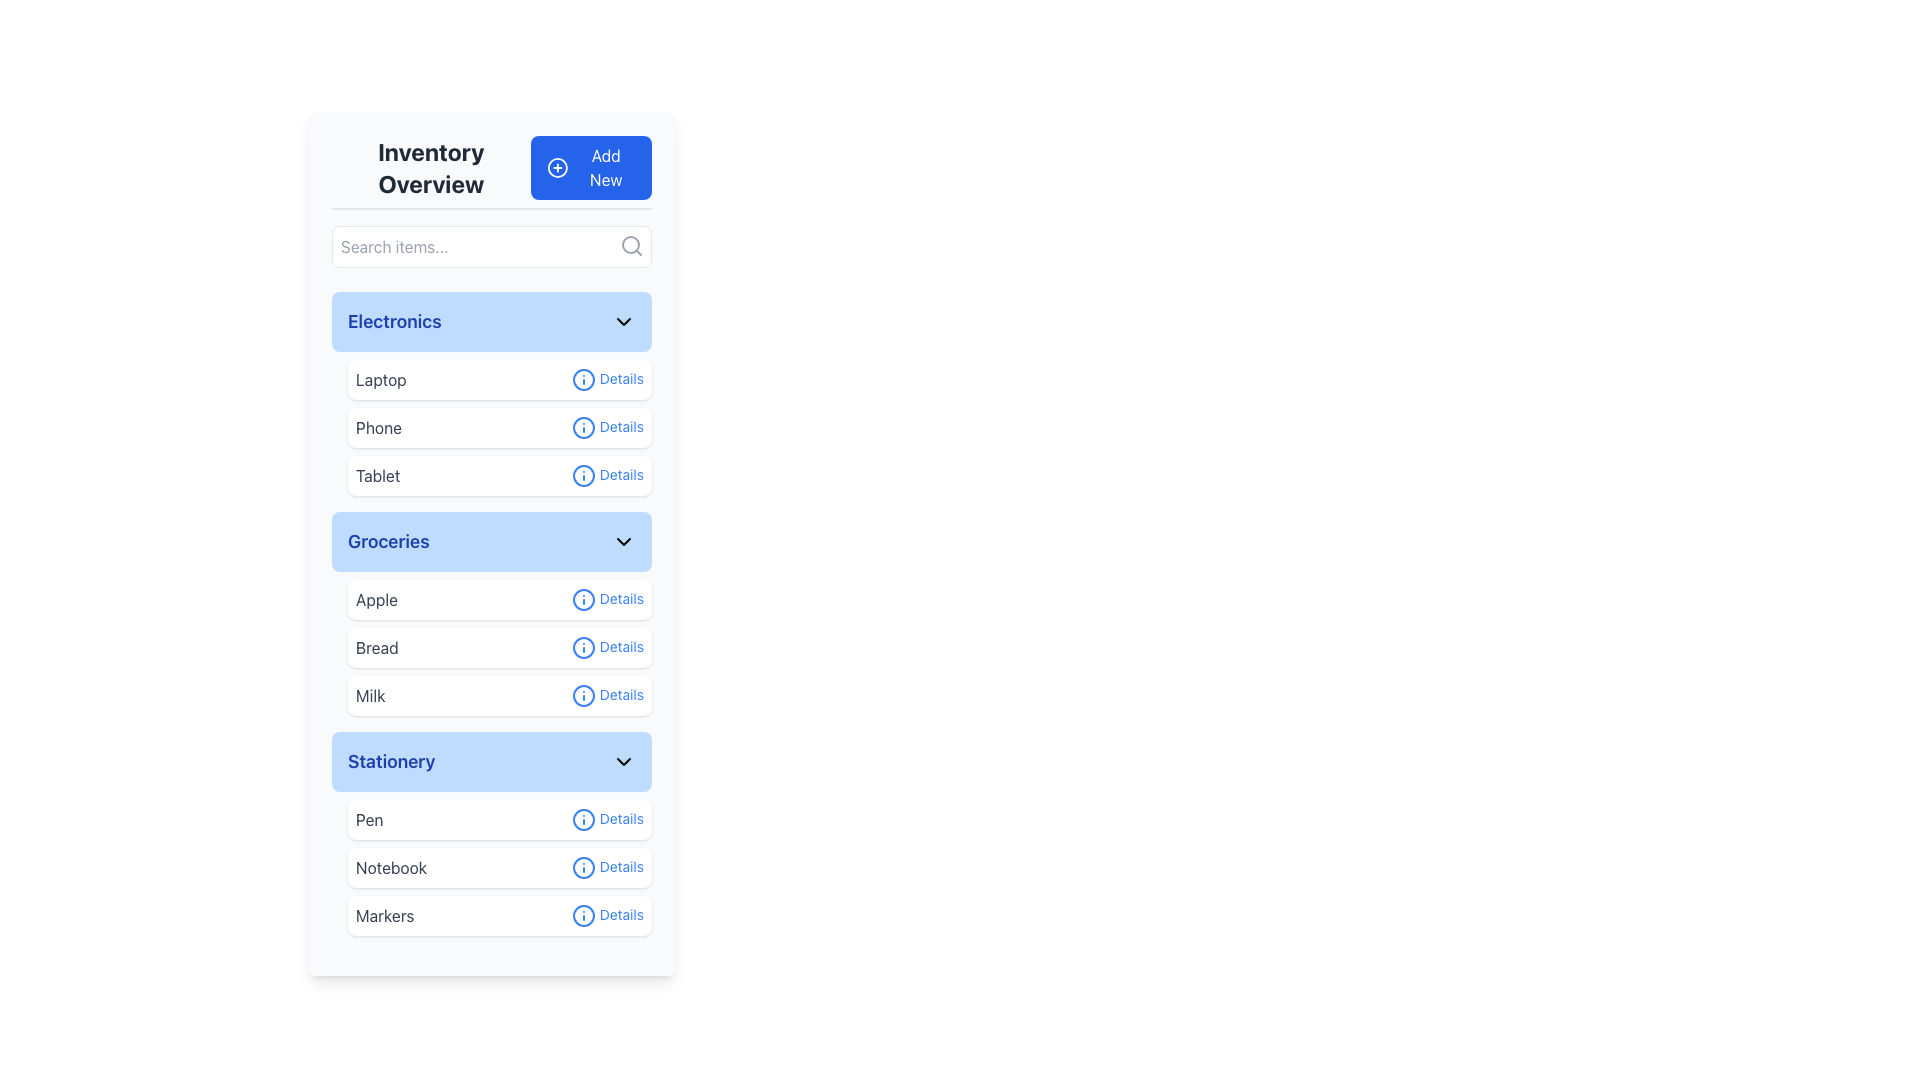 This screenshot has height=1080, width=1920. Describe the element at coordinates (430, 167) in the screenshot. I see `the bold dark gray text label located in the header section, positioned to the left of the 'Add New' button` at that location.